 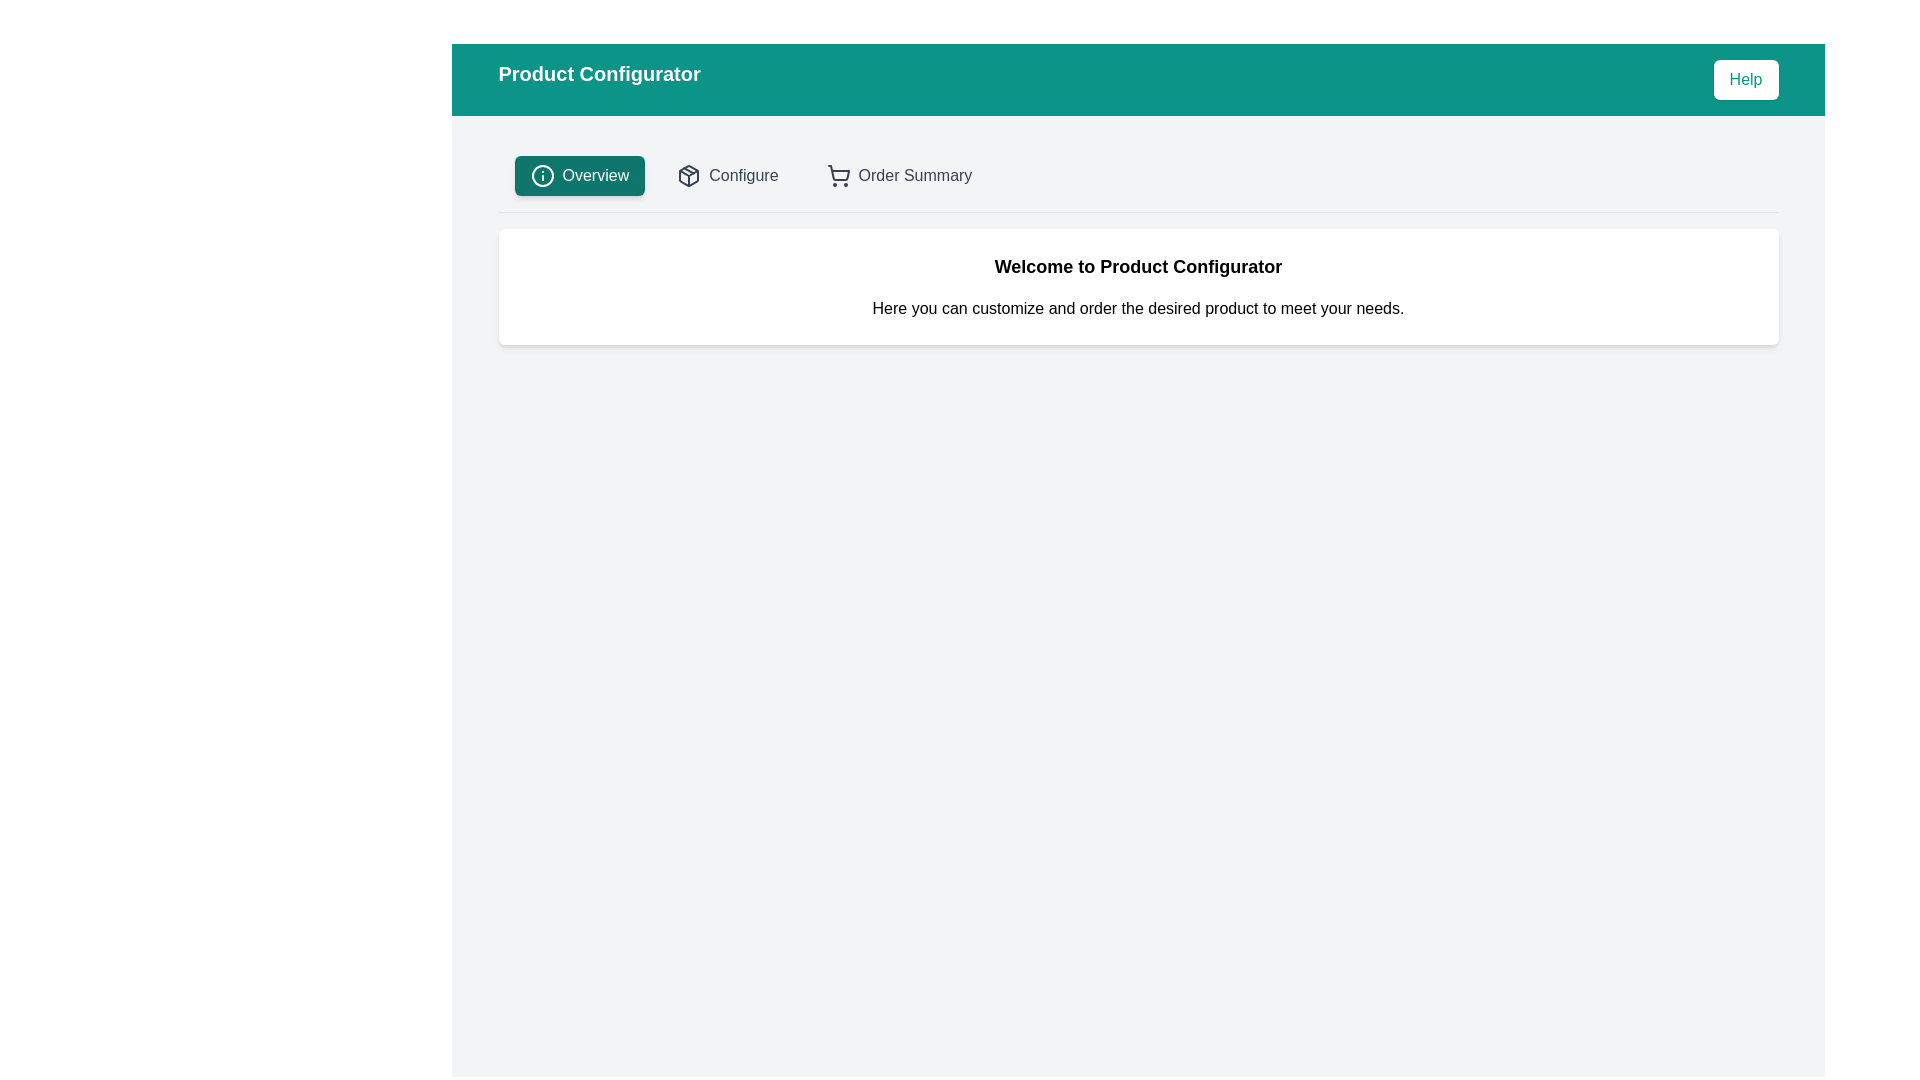 I want to click on the static text that reads 'Here you can customize and order the desired product to meet your needs', which is styled in a normal font and located beneath the heading 'Welcome to Product Configurator', so click(x=1138, y=308).